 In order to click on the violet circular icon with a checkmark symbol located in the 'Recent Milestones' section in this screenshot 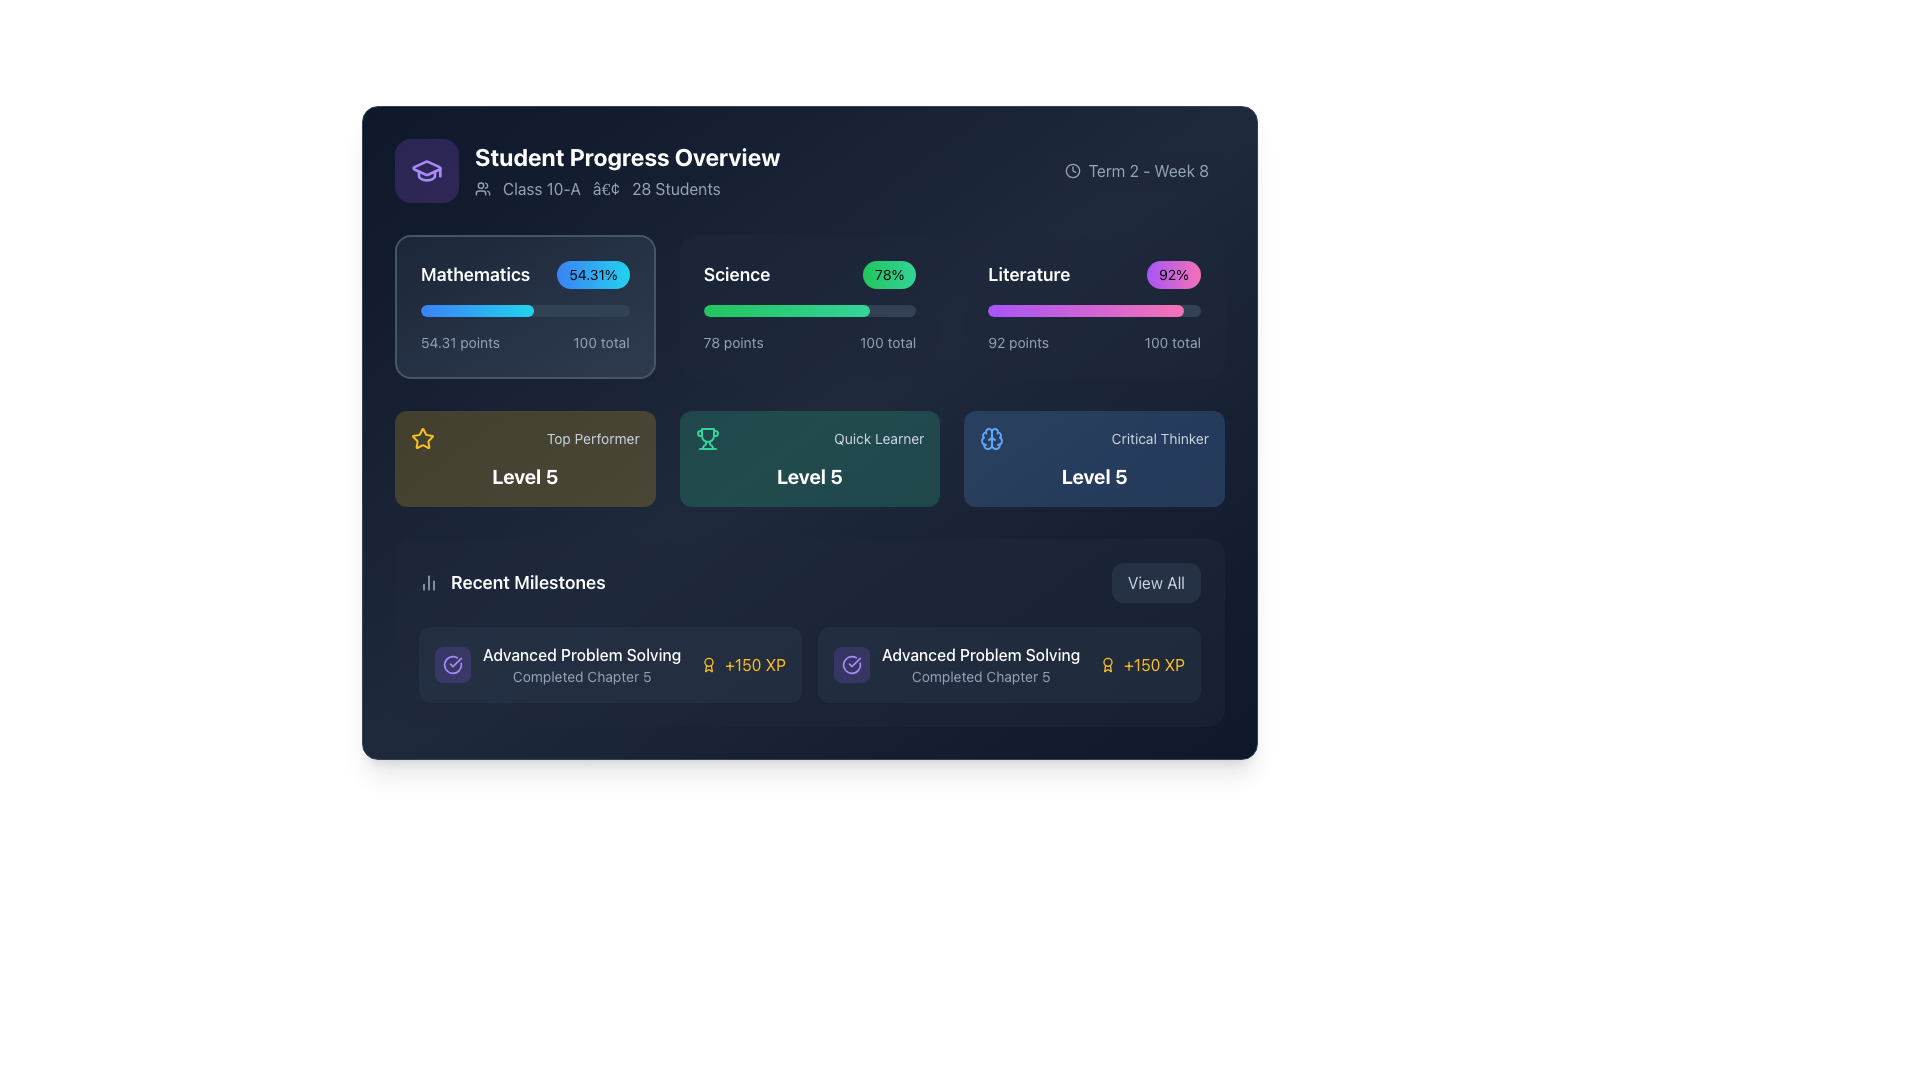, I will do `click(851, 664)`.